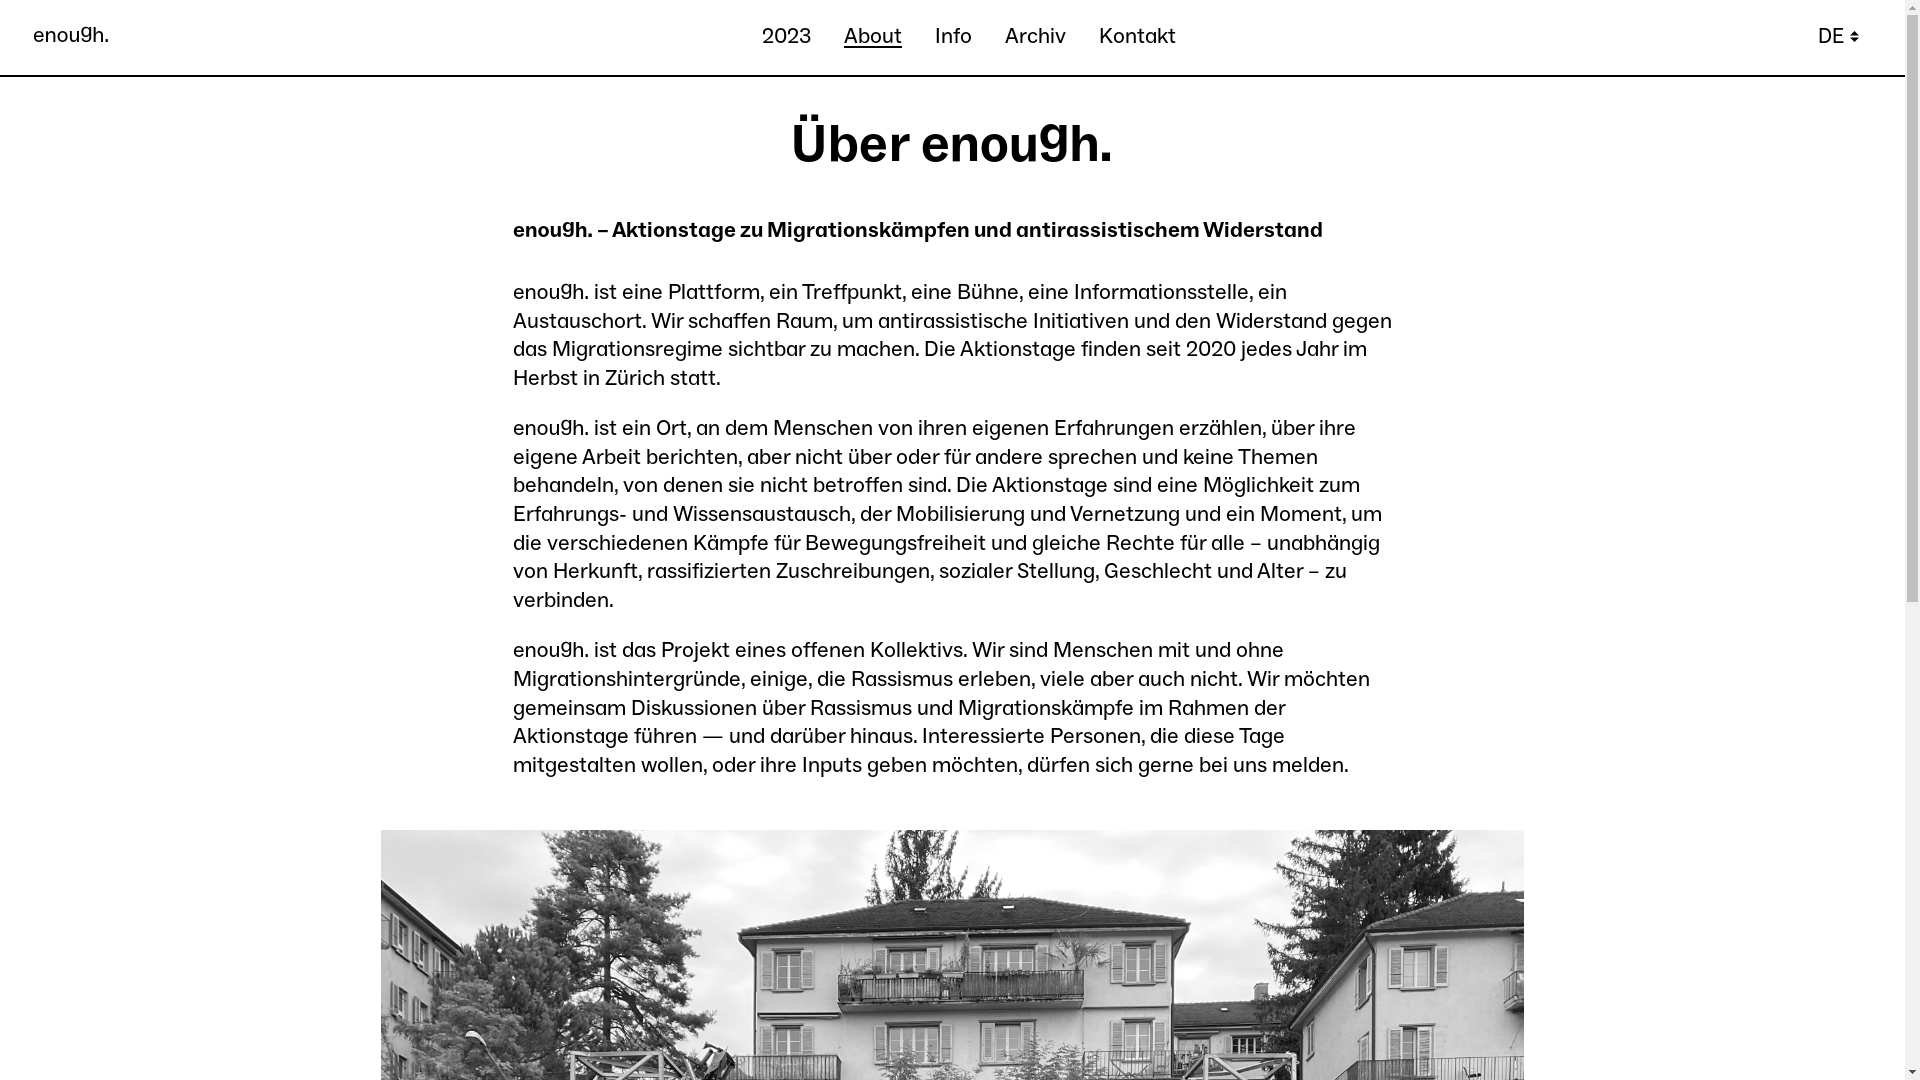 This screenshot has height=1080, width=1920. I want to click on 'Archiv', so click(1035, 37).